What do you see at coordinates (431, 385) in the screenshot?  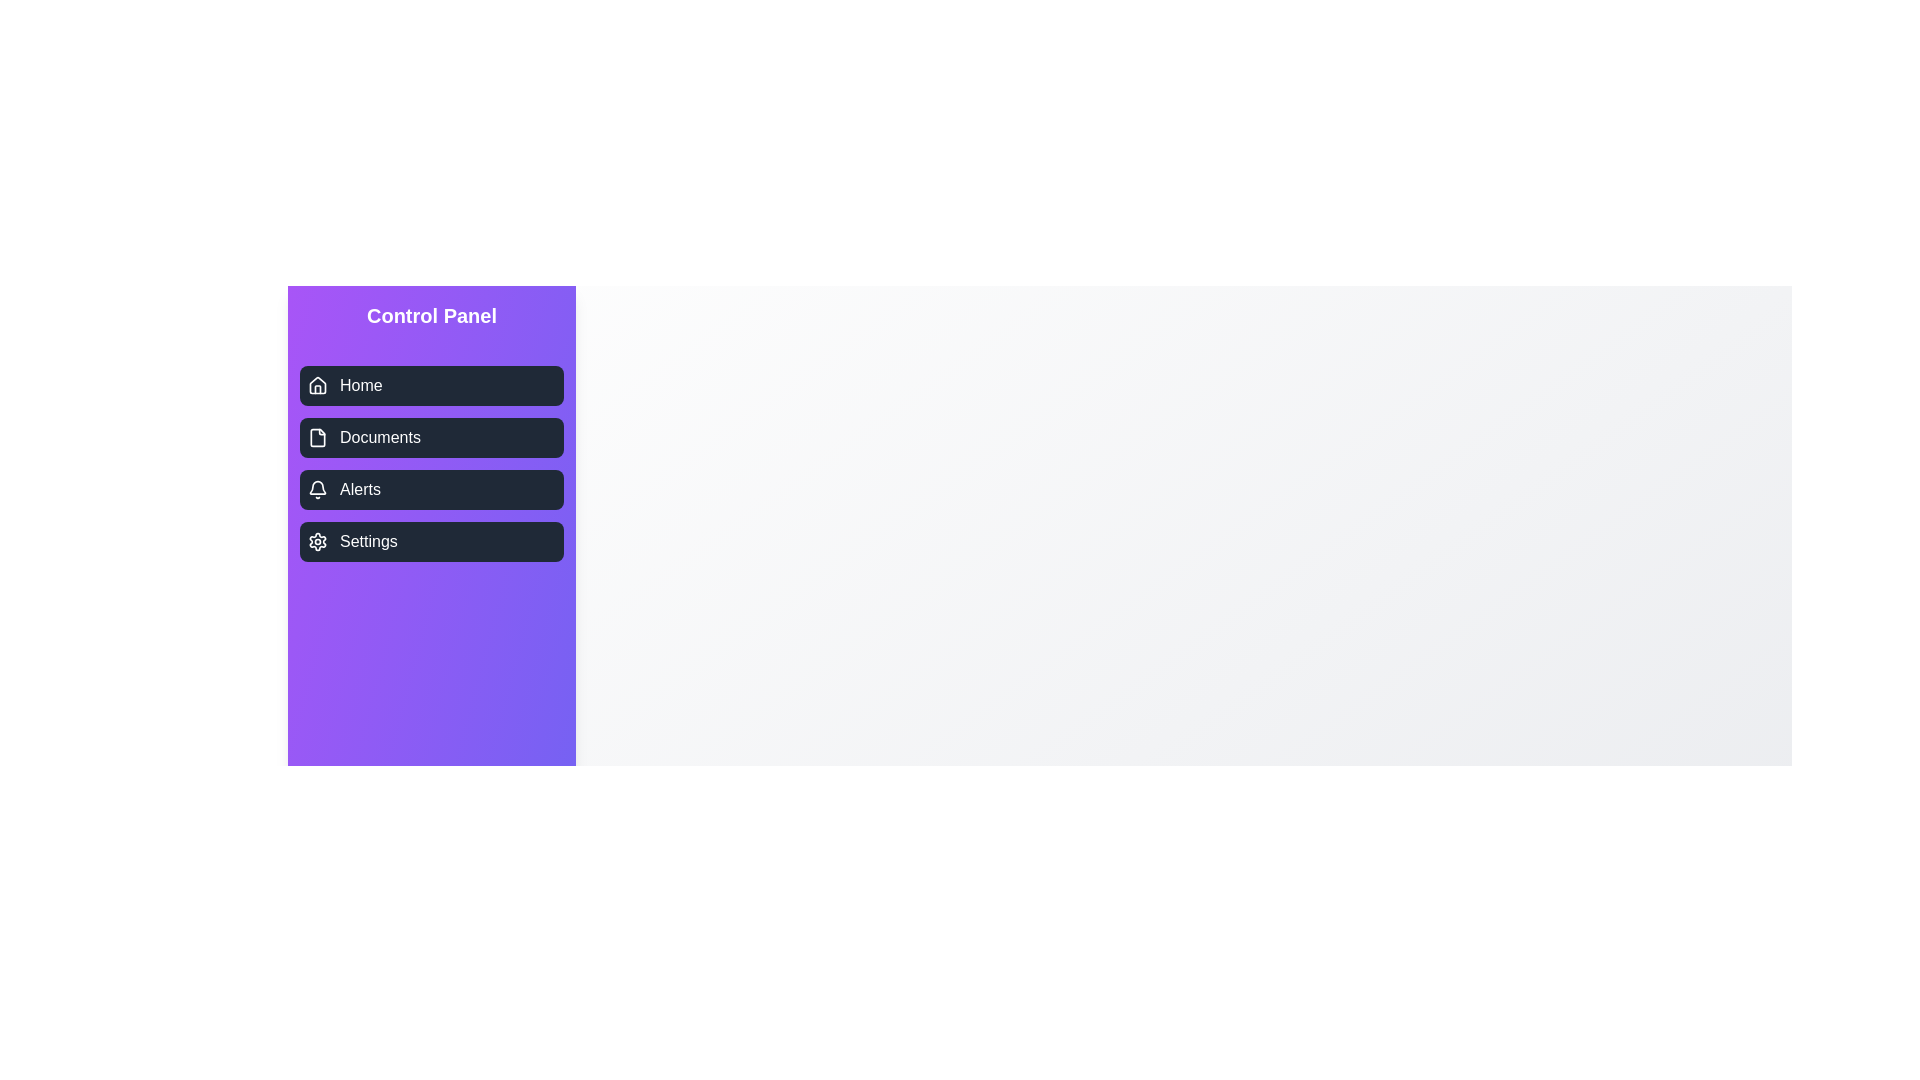 I see `the navigation item labeled Home` at bounding box center [431, 385].